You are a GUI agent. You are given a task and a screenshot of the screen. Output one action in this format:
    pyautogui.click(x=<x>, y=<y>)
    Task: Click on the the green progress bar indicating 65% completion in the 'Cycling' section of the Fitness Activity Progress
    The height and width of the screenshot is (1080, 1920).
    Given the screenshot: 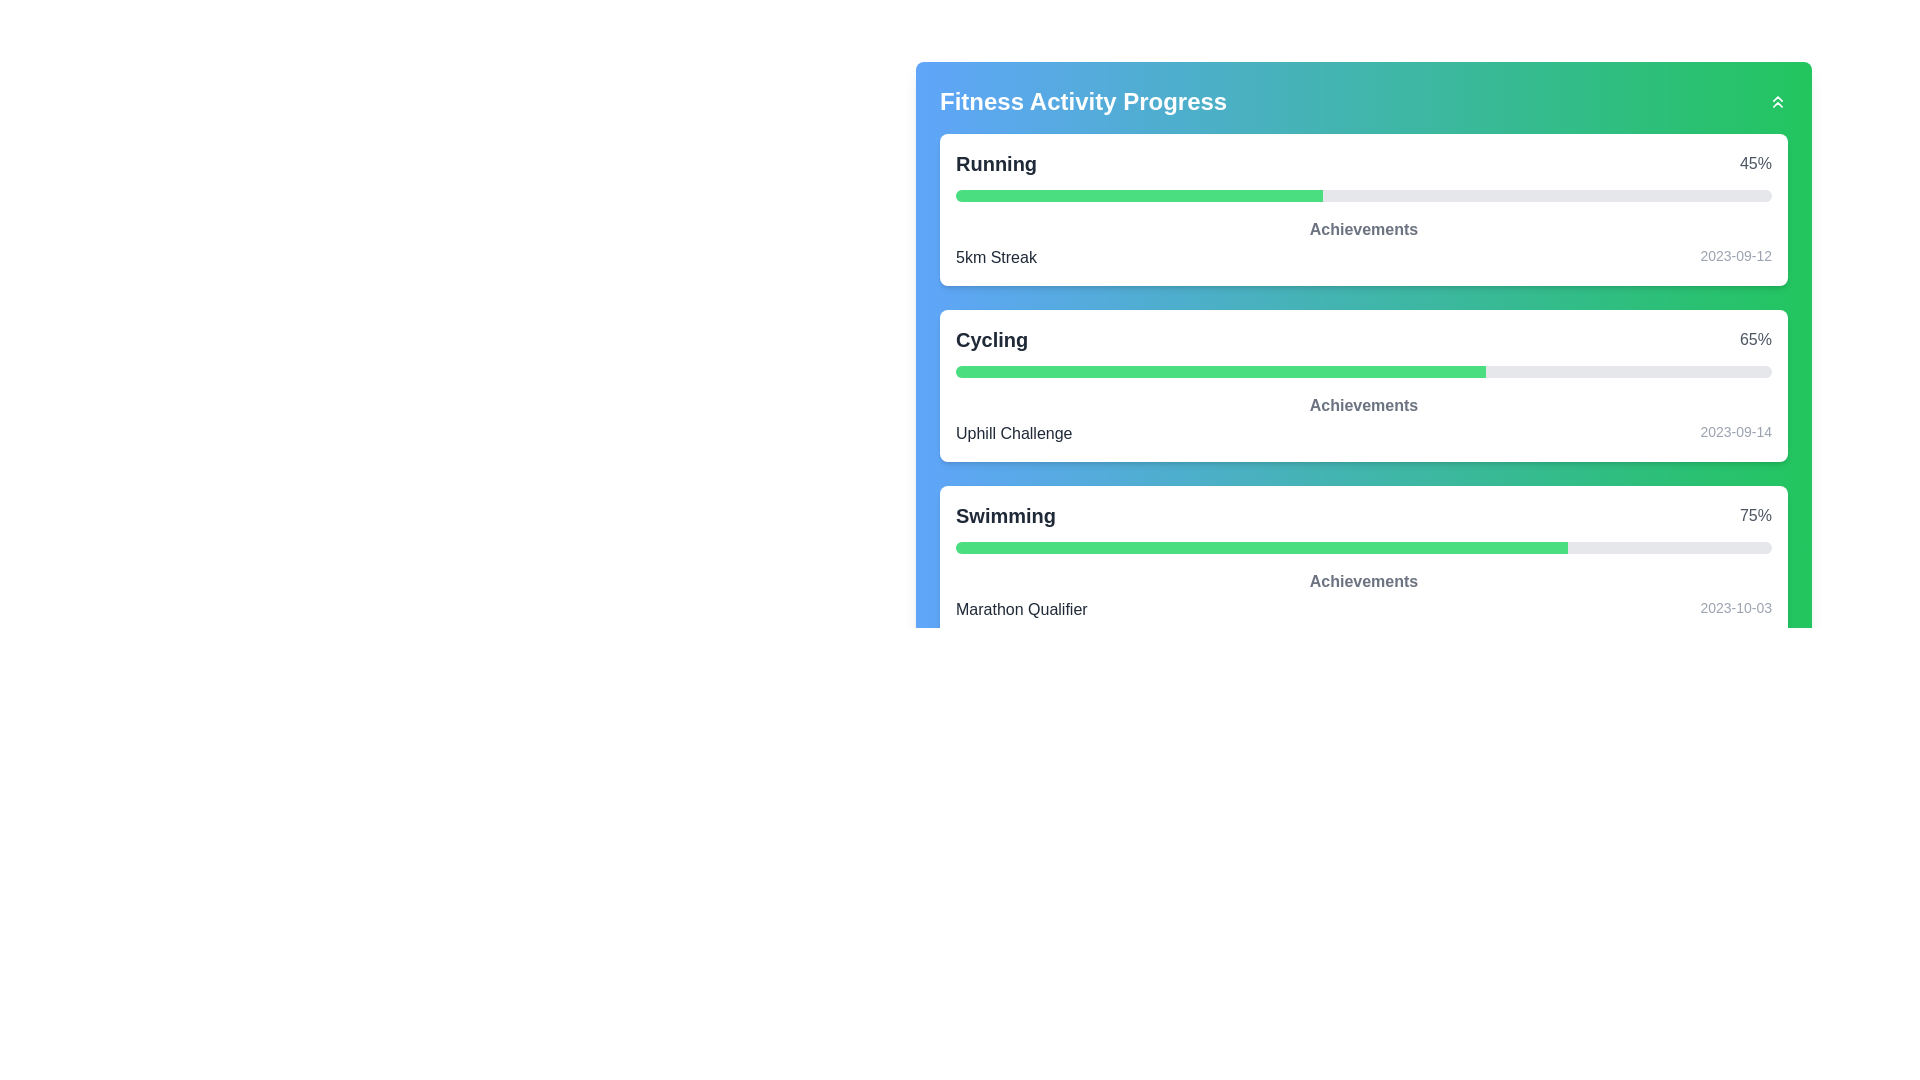 What is the action you would take?
    pyautogui.click(x=1220, y=371)
    